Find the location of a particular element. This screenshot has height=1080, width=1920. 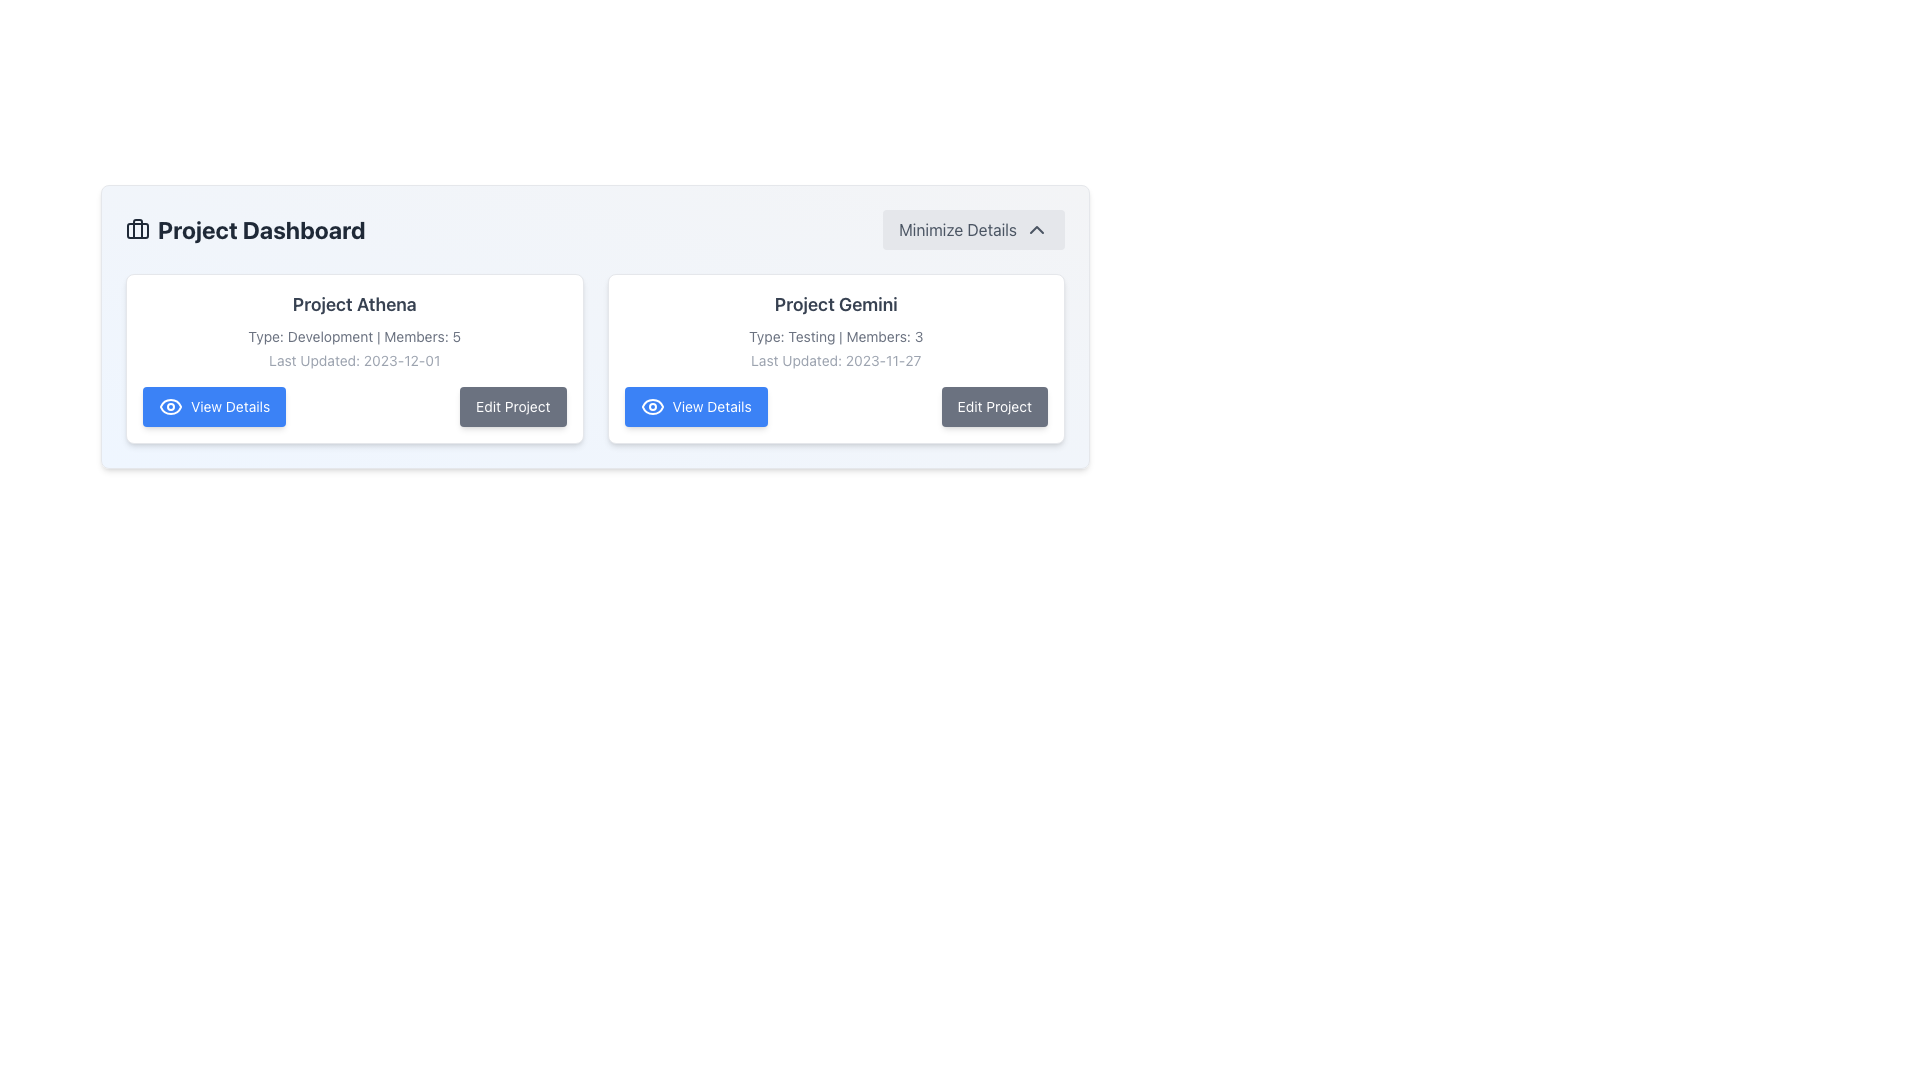

the timestamp text indicating the last update date of the project, which is centrally aligned below 'Project Athena' and above the 'View Details' and 'Edit Project' buttons is located at coordinates (354, 361).